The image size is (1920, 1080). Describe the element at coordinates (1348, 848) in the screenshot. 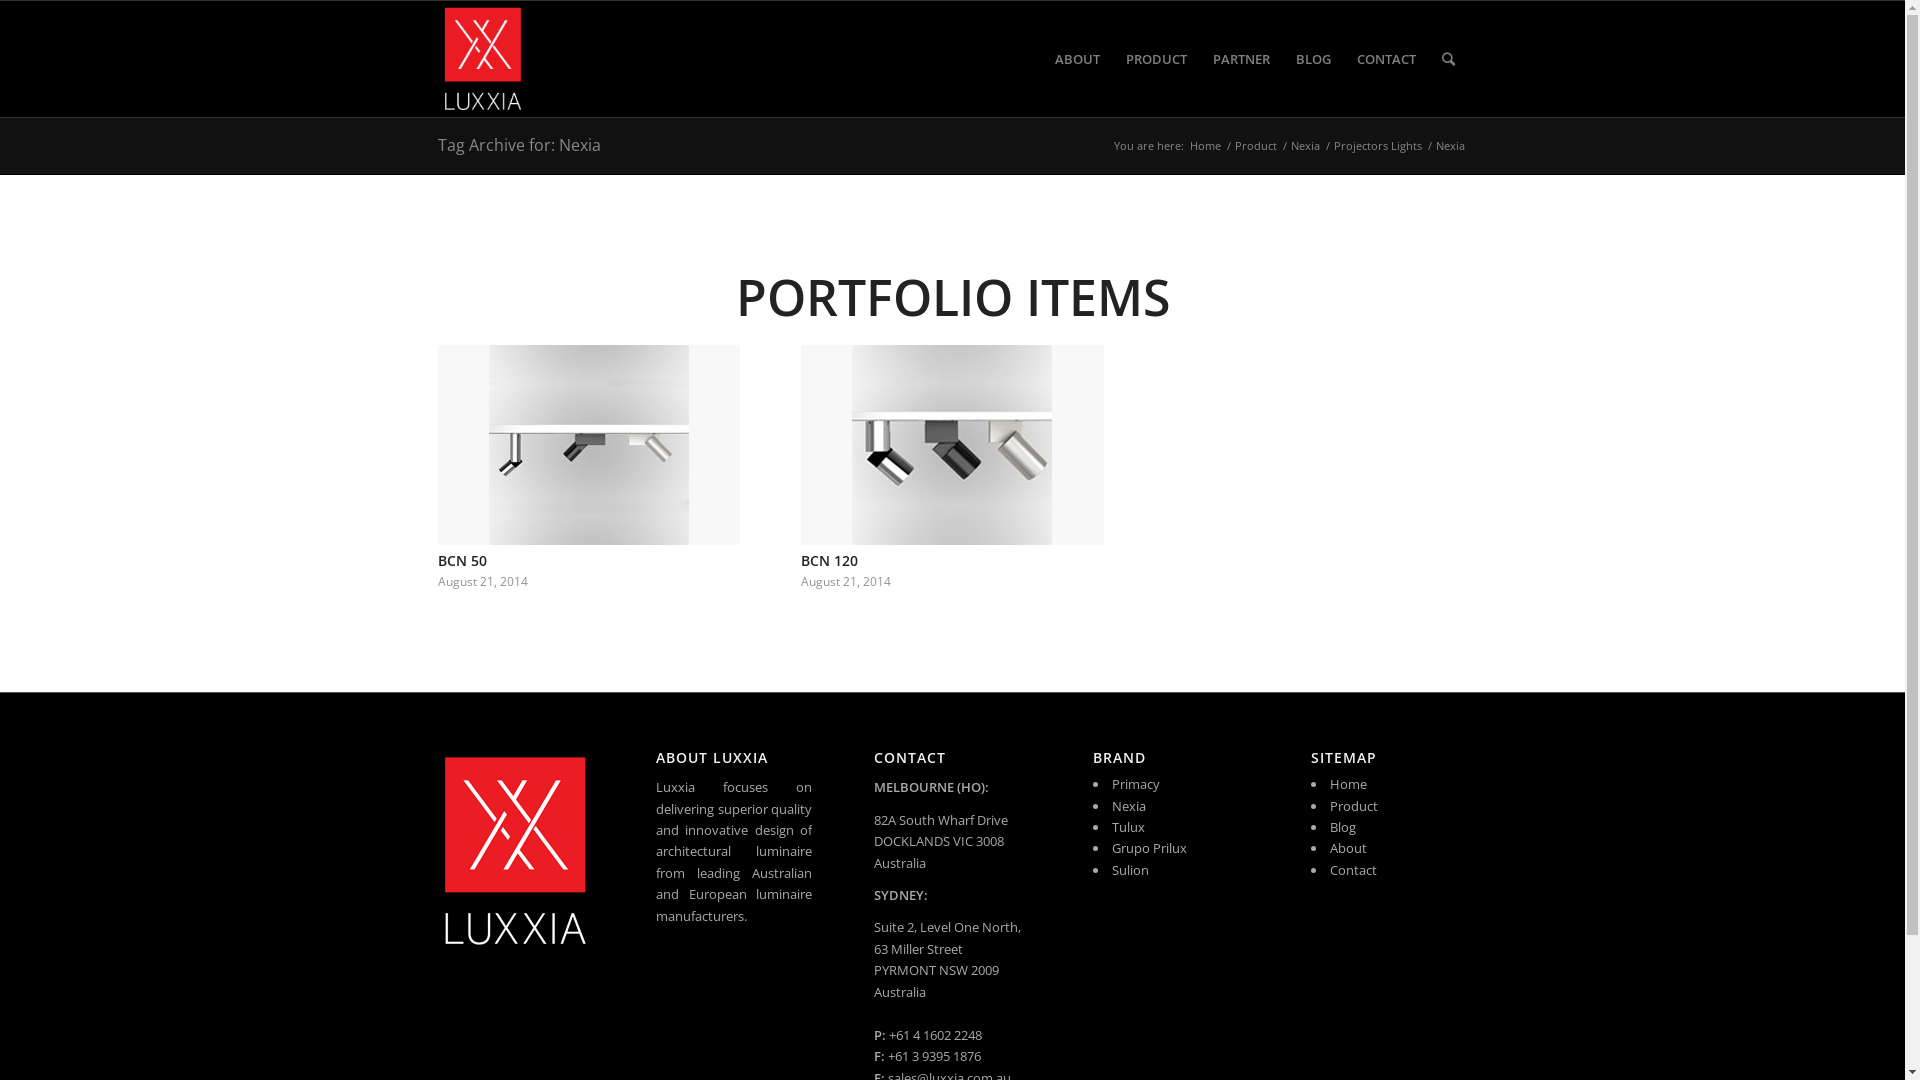

I see `'About'` at that location.